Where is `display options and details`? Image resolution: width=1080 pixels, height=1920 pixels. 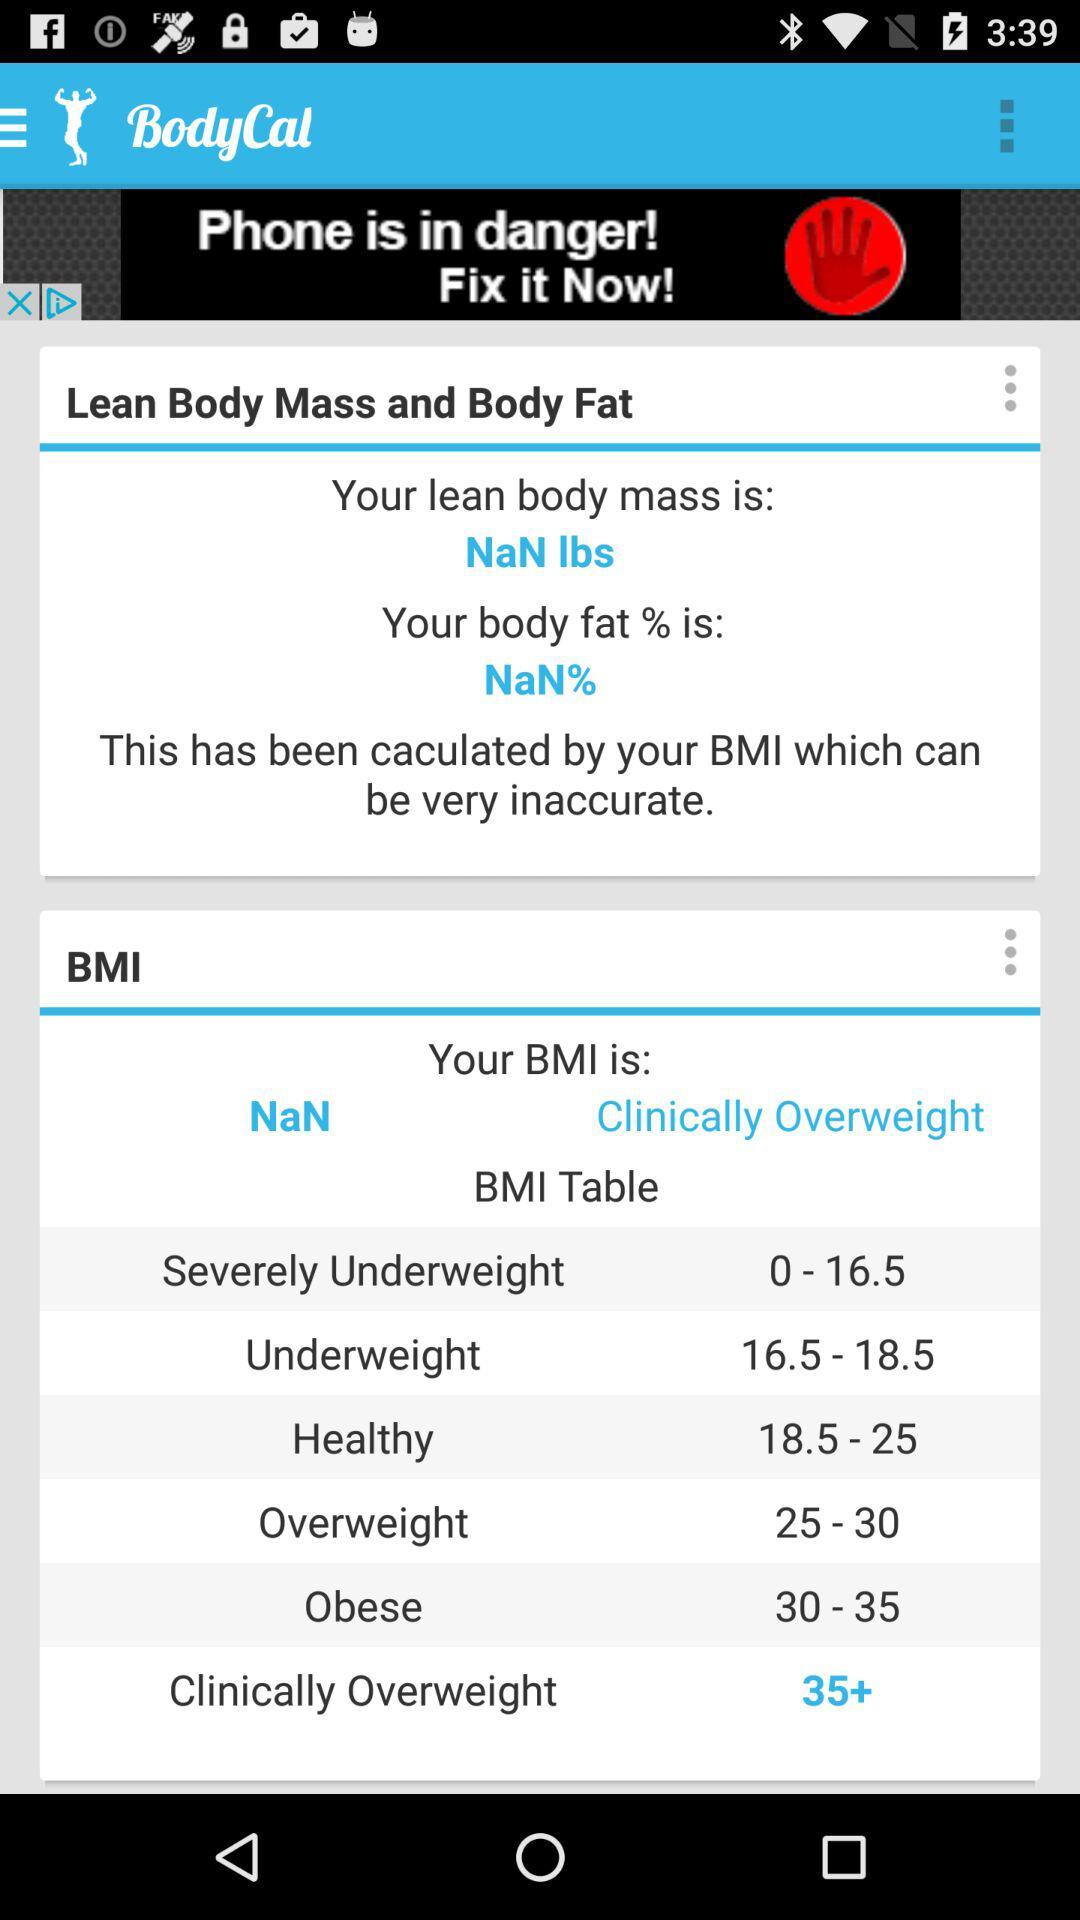
display options and details is located at coordinates (990, 388).